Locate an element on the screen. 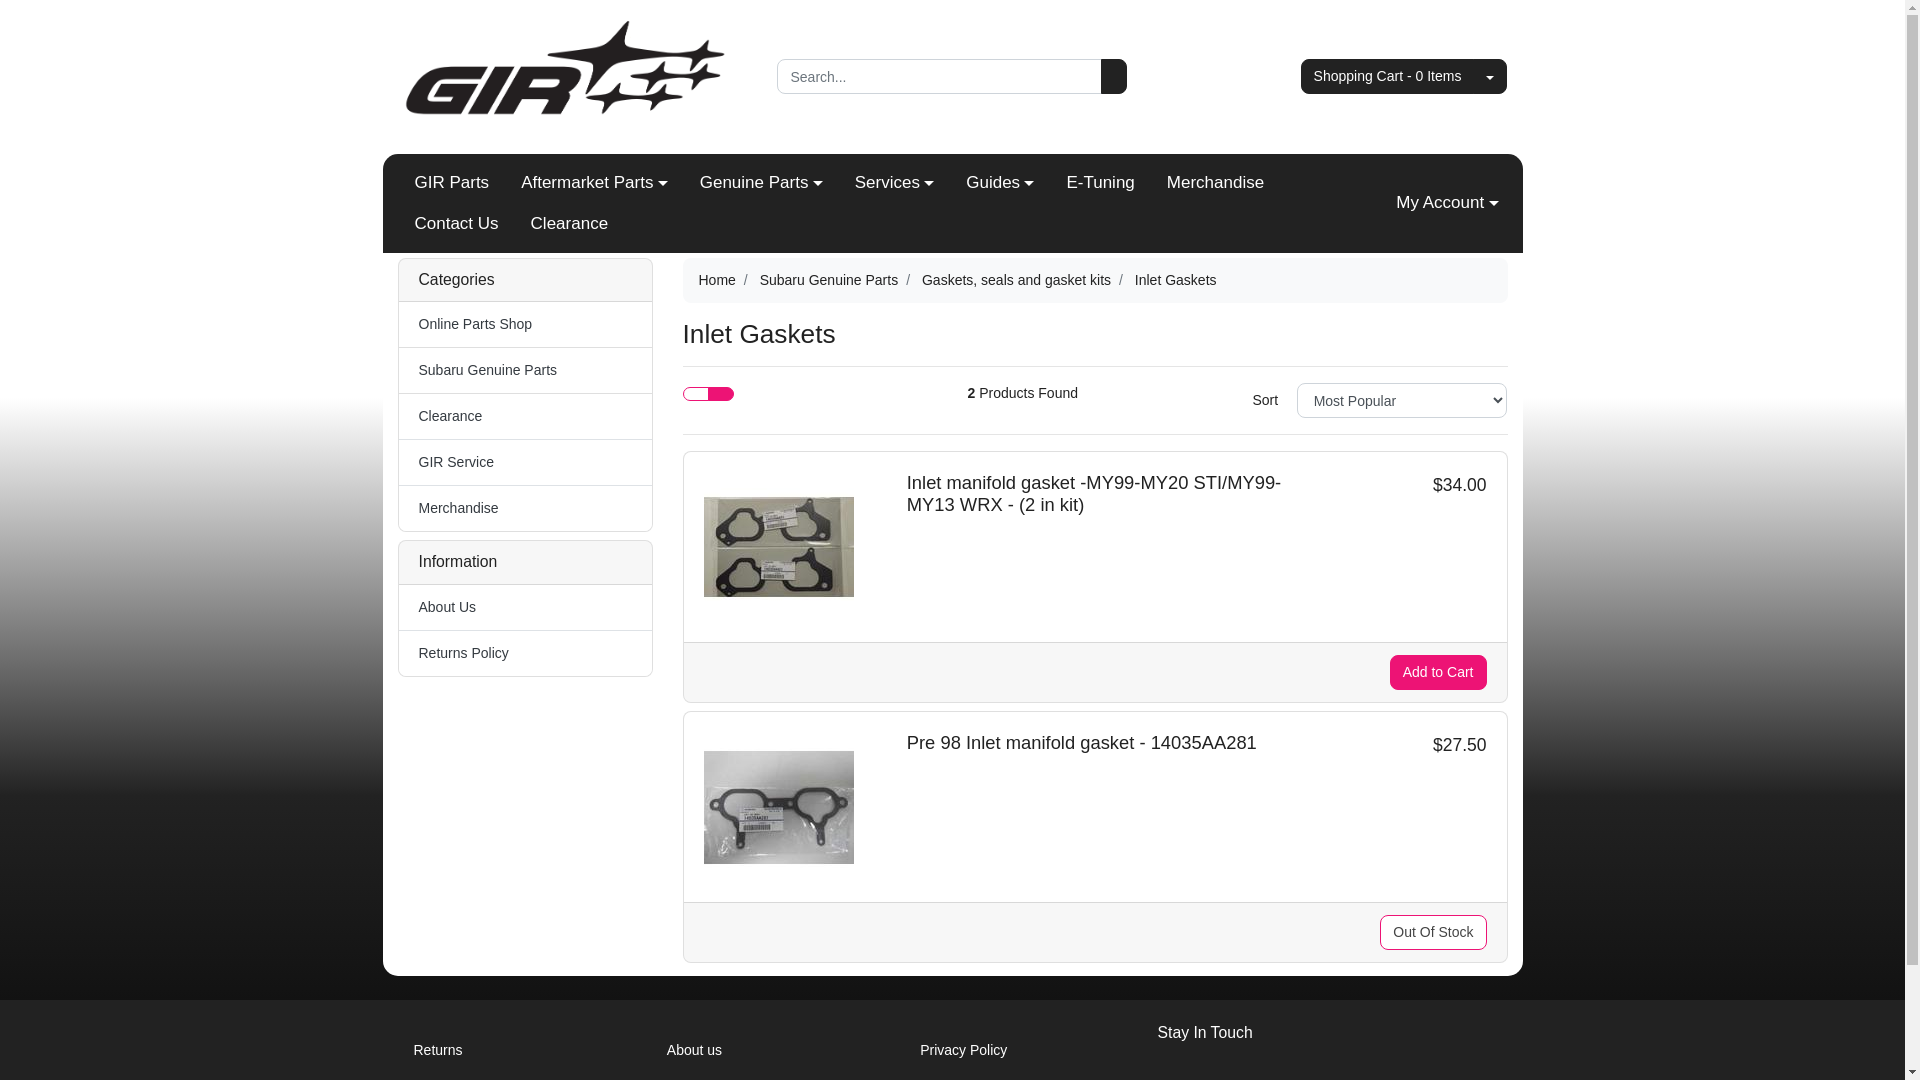  'Search' is located at coordinates (1112, 75).